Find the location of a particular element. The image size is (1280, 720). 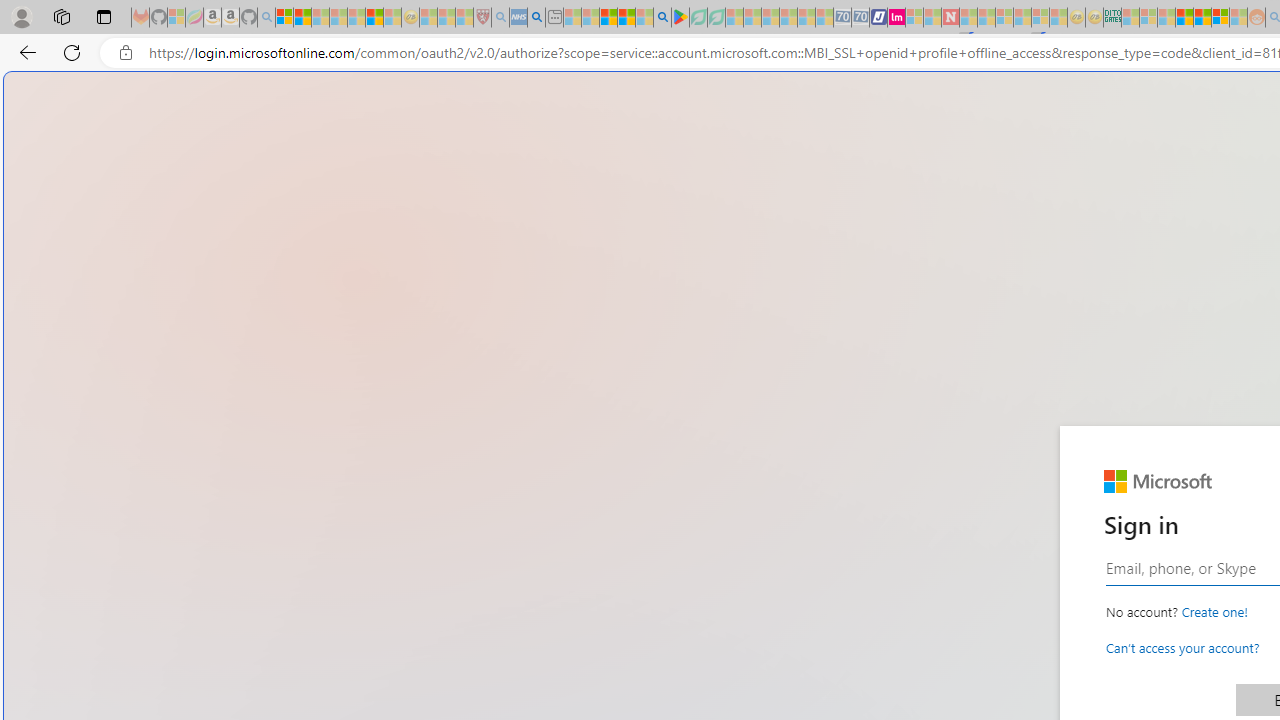

'Pets - MSN' is located at coordinates (625, 17).